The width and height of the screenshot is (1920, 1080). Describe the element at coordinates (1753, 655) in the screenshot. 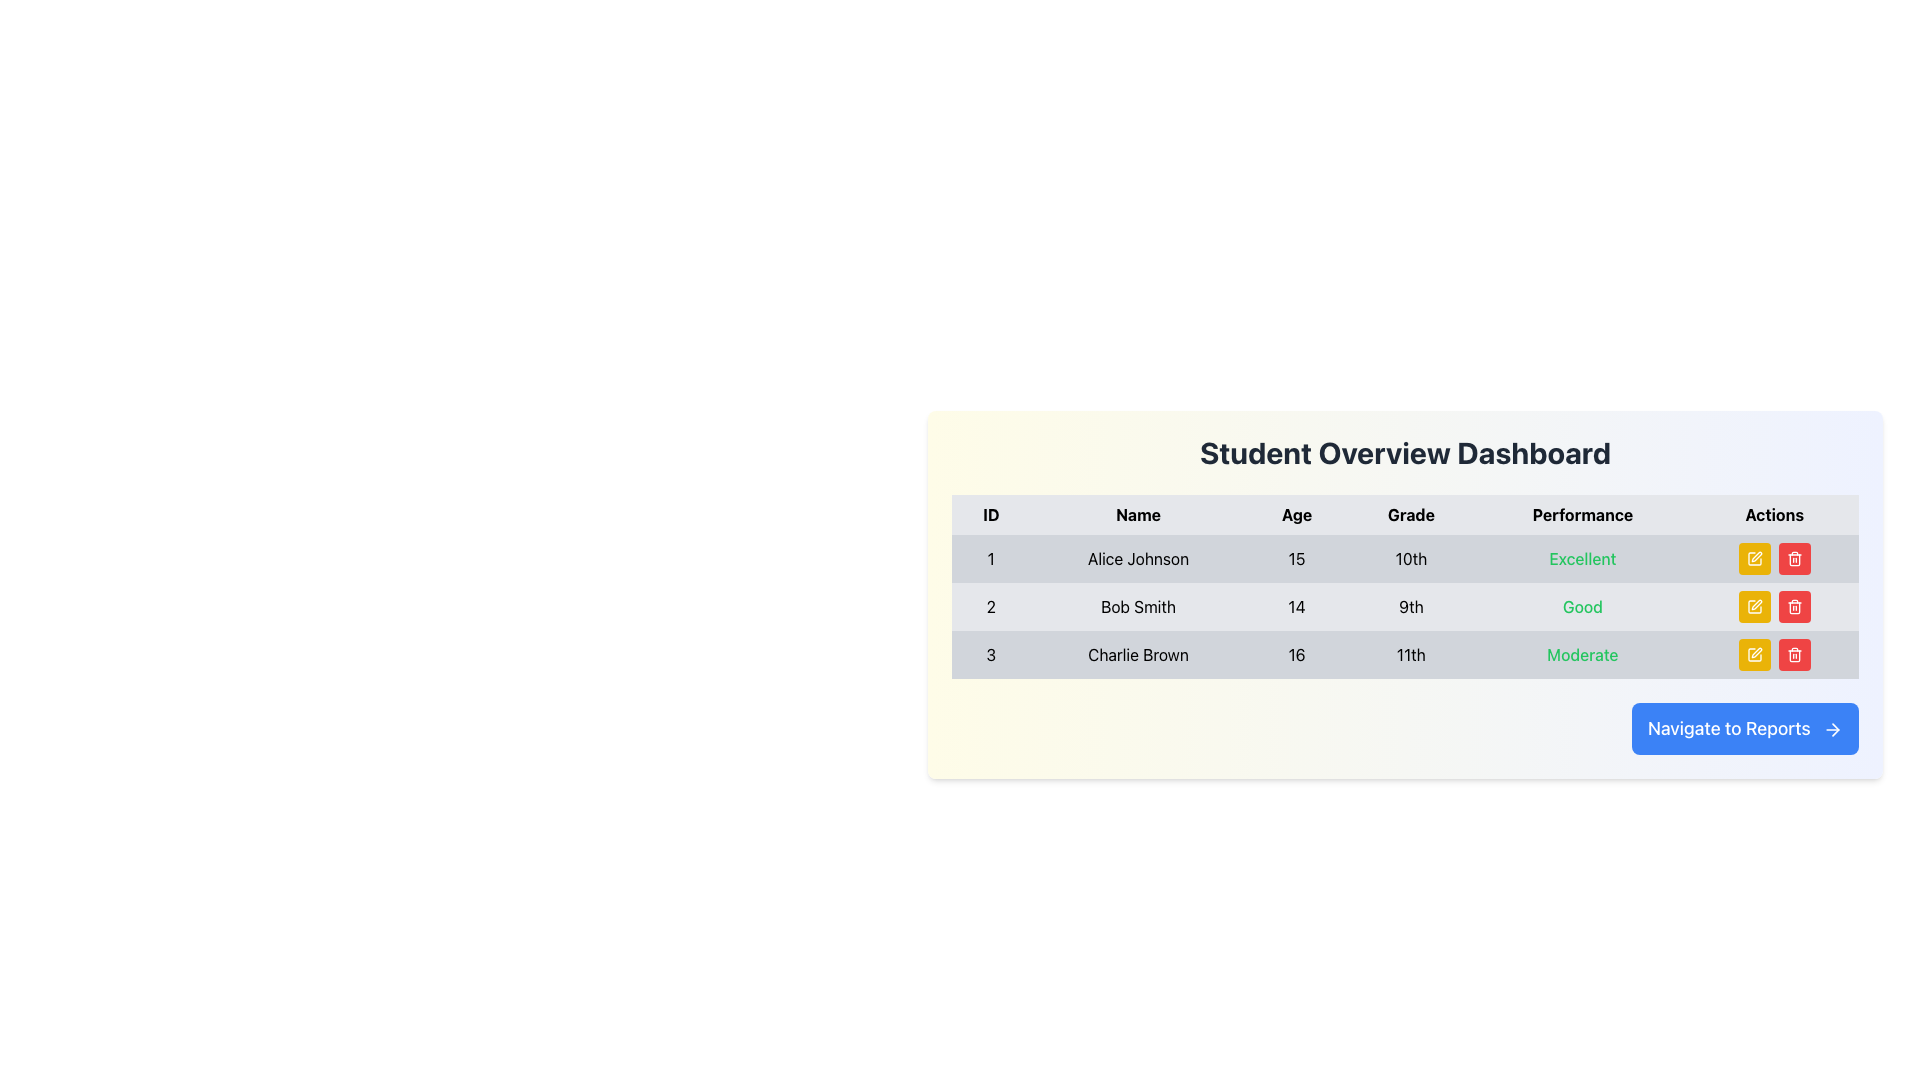

I see `the edit button in the 'Actions' column of the third row in the table to modify the details for 'Charlie Brown'` at that location.